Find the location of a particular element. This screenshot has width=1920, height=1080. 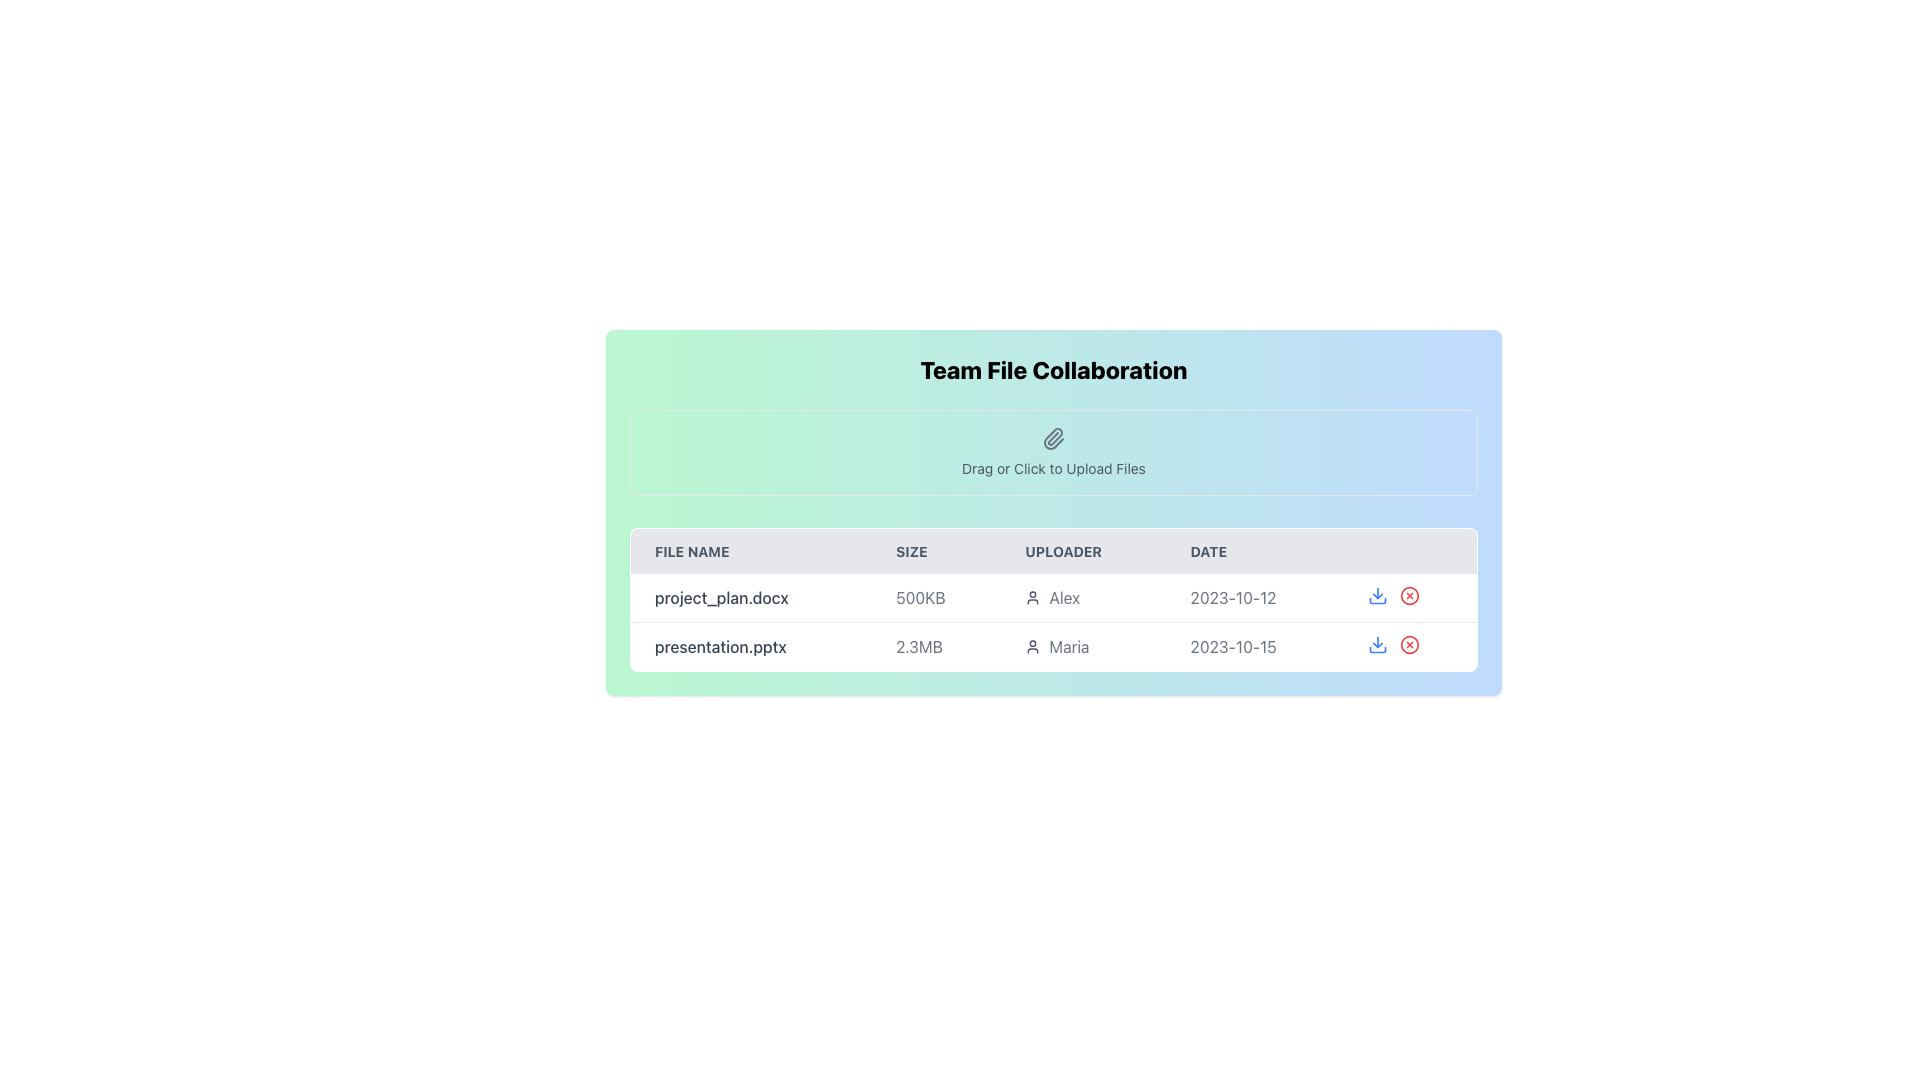

the table header row containing the labels 'FILE NAME', 'SIZE', 'UPLOADER', and 'DATE', which is styled with uppercase text and a gray background is located at coordinates (1053, 551).